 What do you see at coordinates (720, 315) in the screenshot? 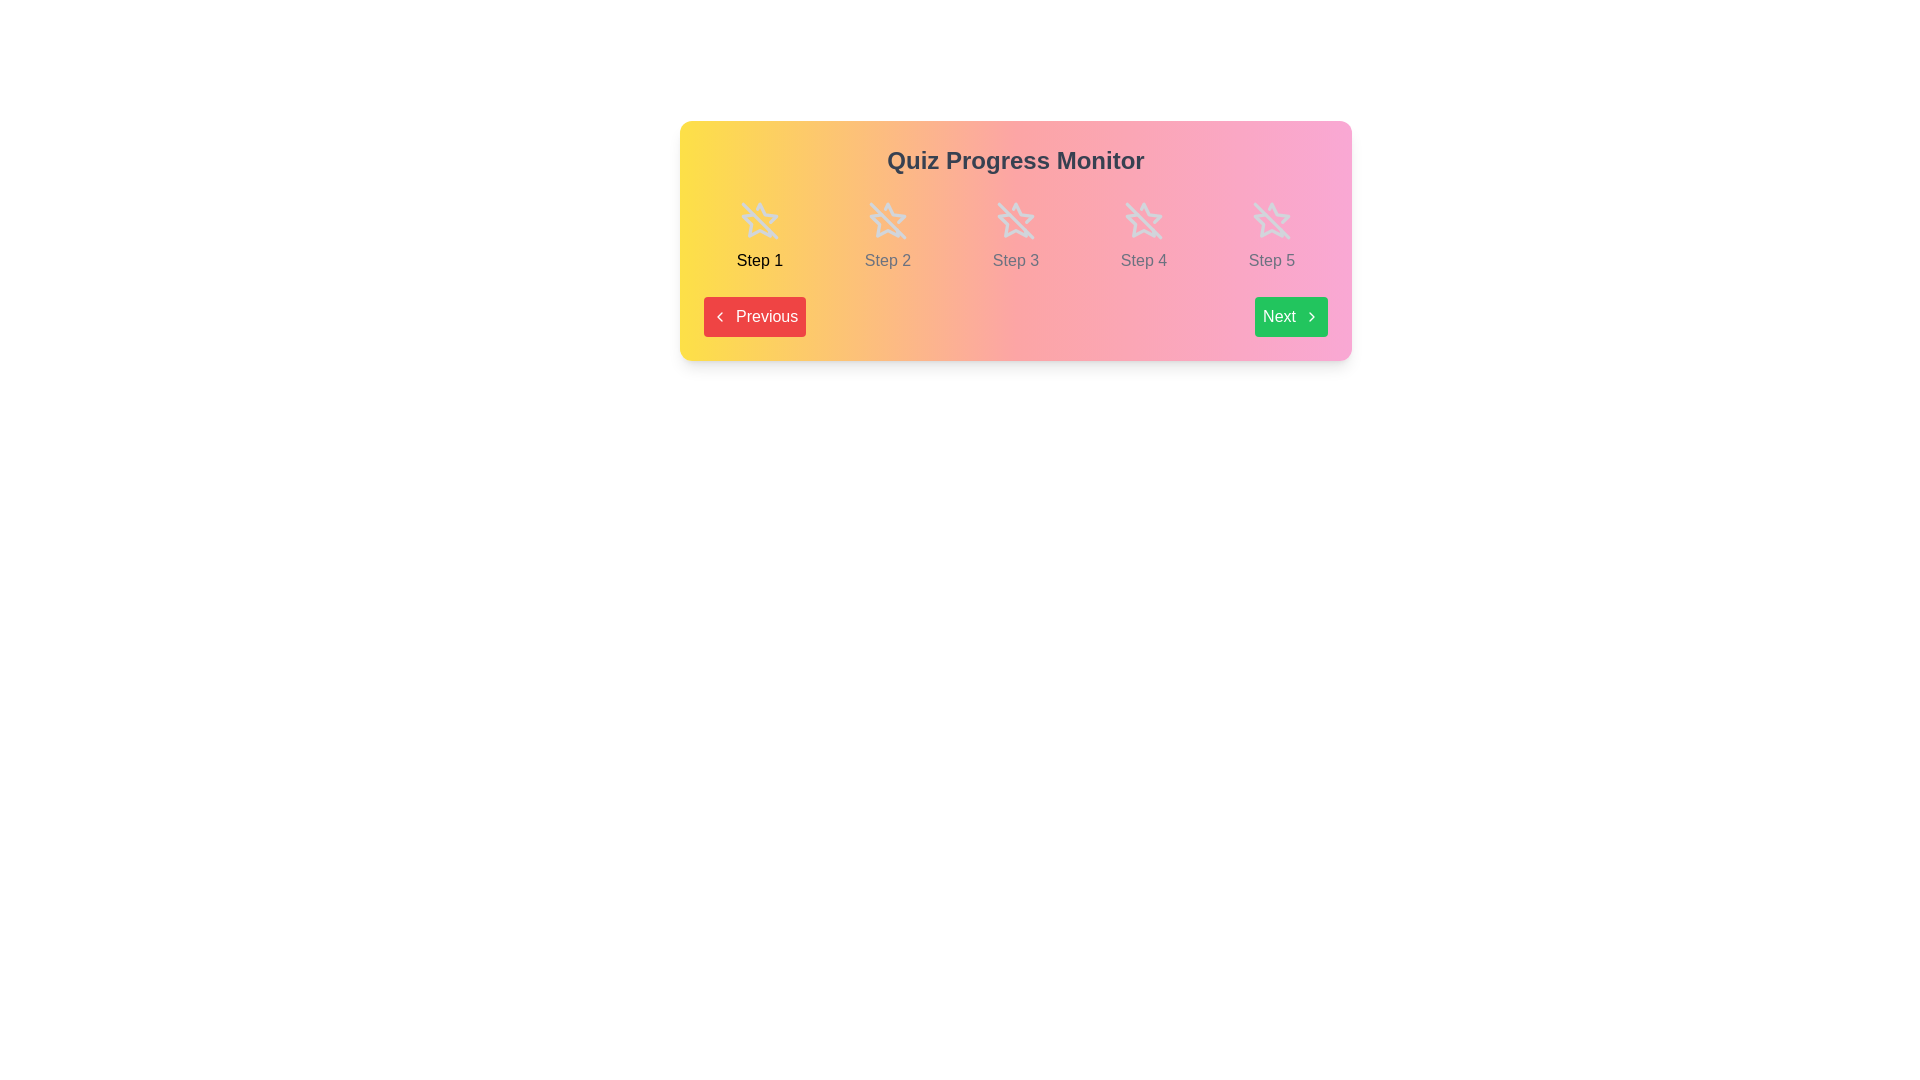
I see `the left arrow icon within the red 'Previous' button` at bounding box center [720, 315].